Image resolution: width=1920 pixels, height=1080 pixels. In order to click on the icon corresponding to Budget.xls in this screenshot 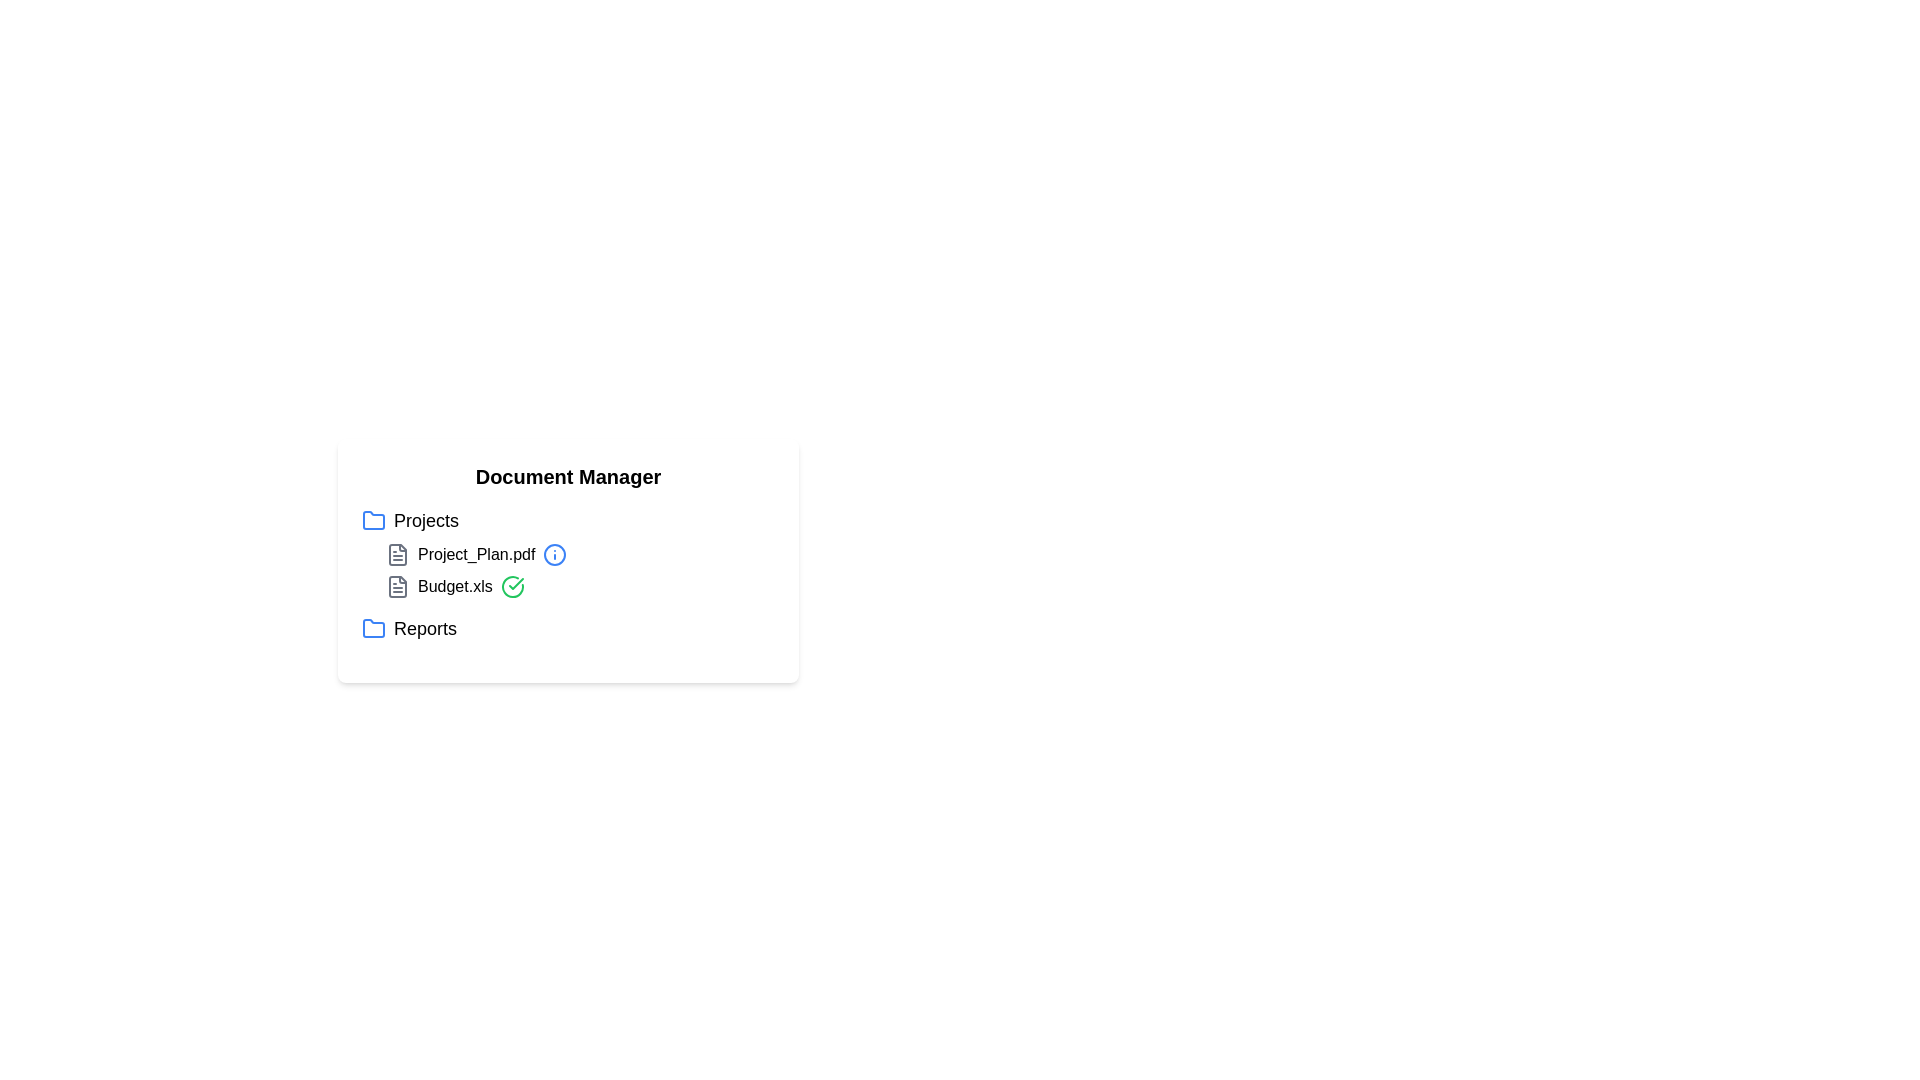, I will do `click(398, 585)`.